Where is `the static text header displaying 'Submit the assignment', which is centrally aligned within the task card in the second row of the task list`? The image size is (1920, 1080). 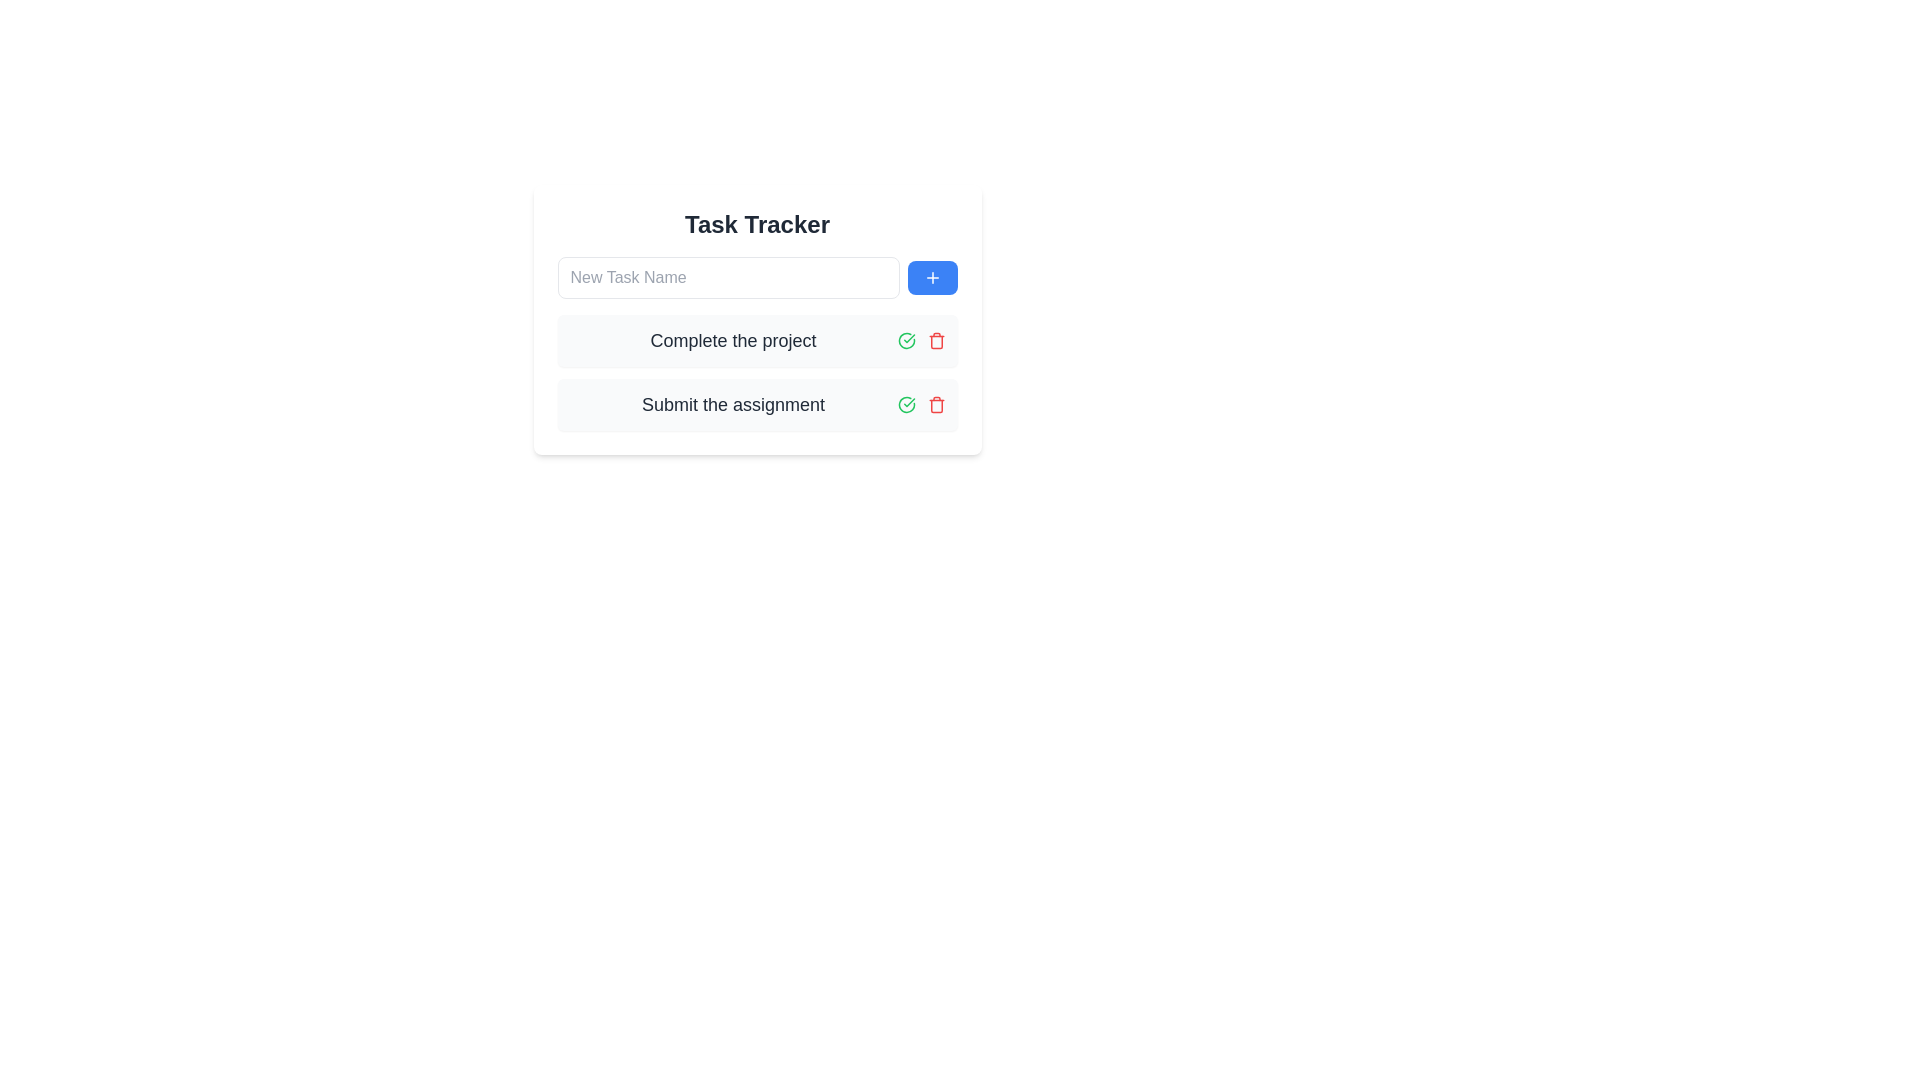
the static text header displaying 'Submit the assignment', which is centrally aligned within the task card in the second row of the task list is located at coordinates (732, 405).